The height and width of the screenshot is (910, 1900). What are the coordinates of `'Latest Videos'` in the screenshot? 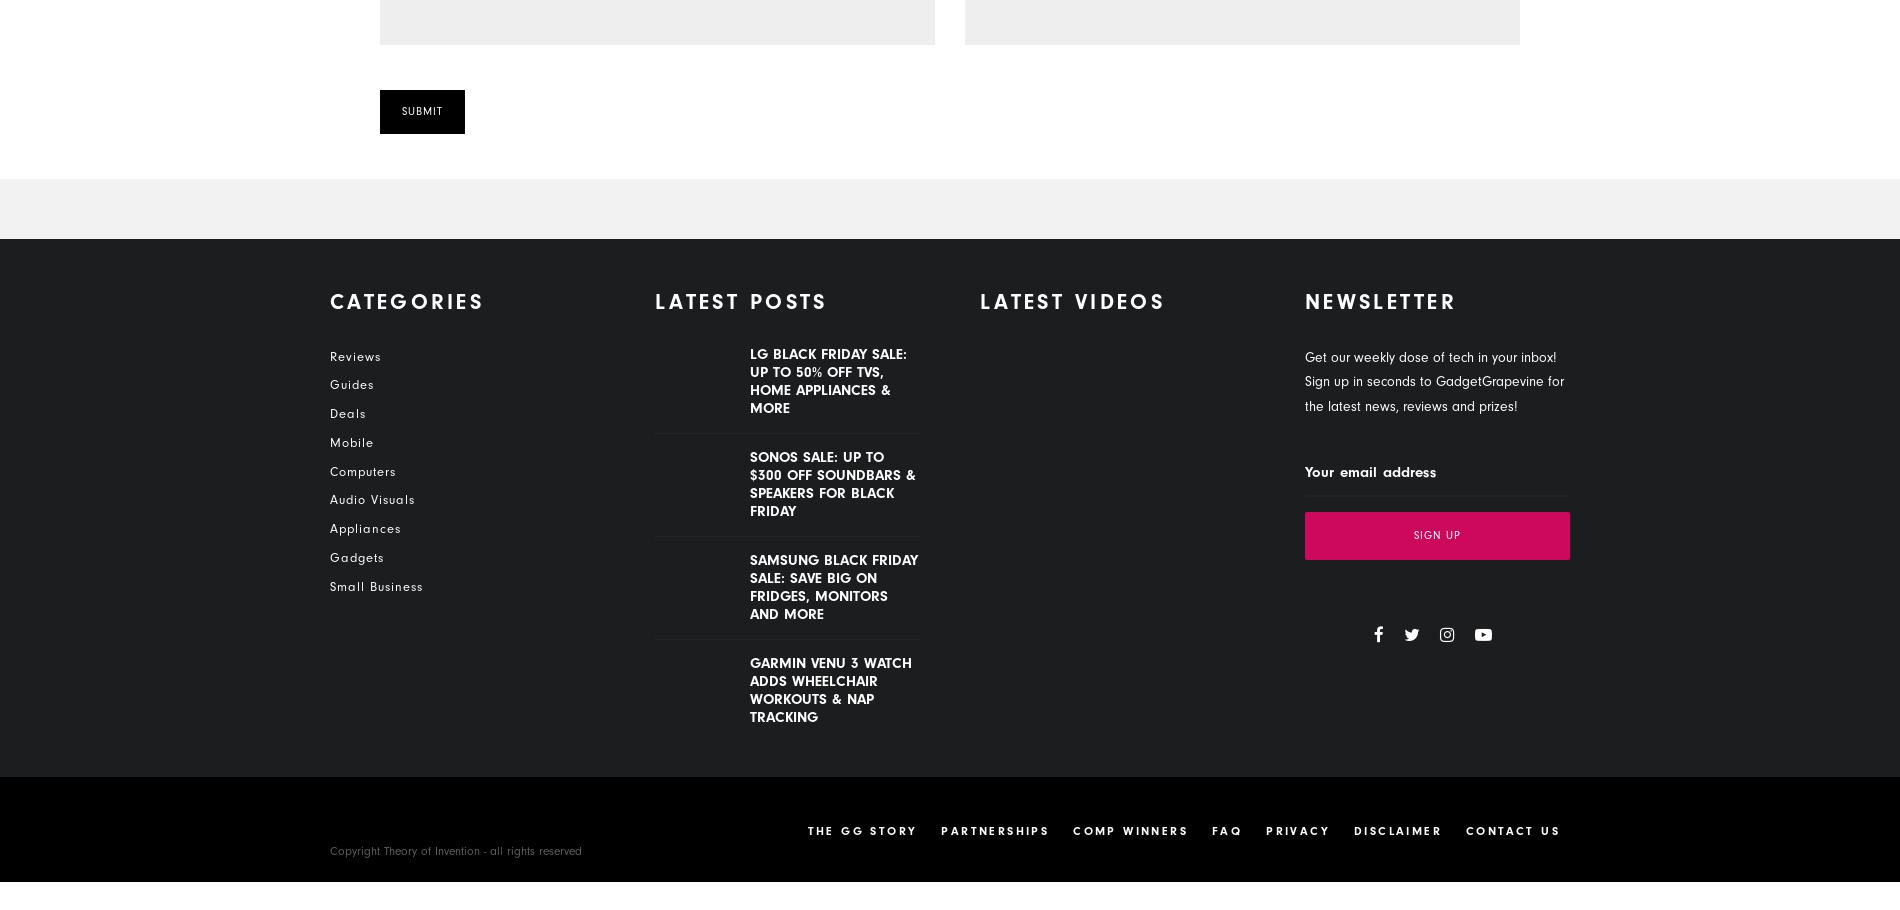 It's located at (980, 302).